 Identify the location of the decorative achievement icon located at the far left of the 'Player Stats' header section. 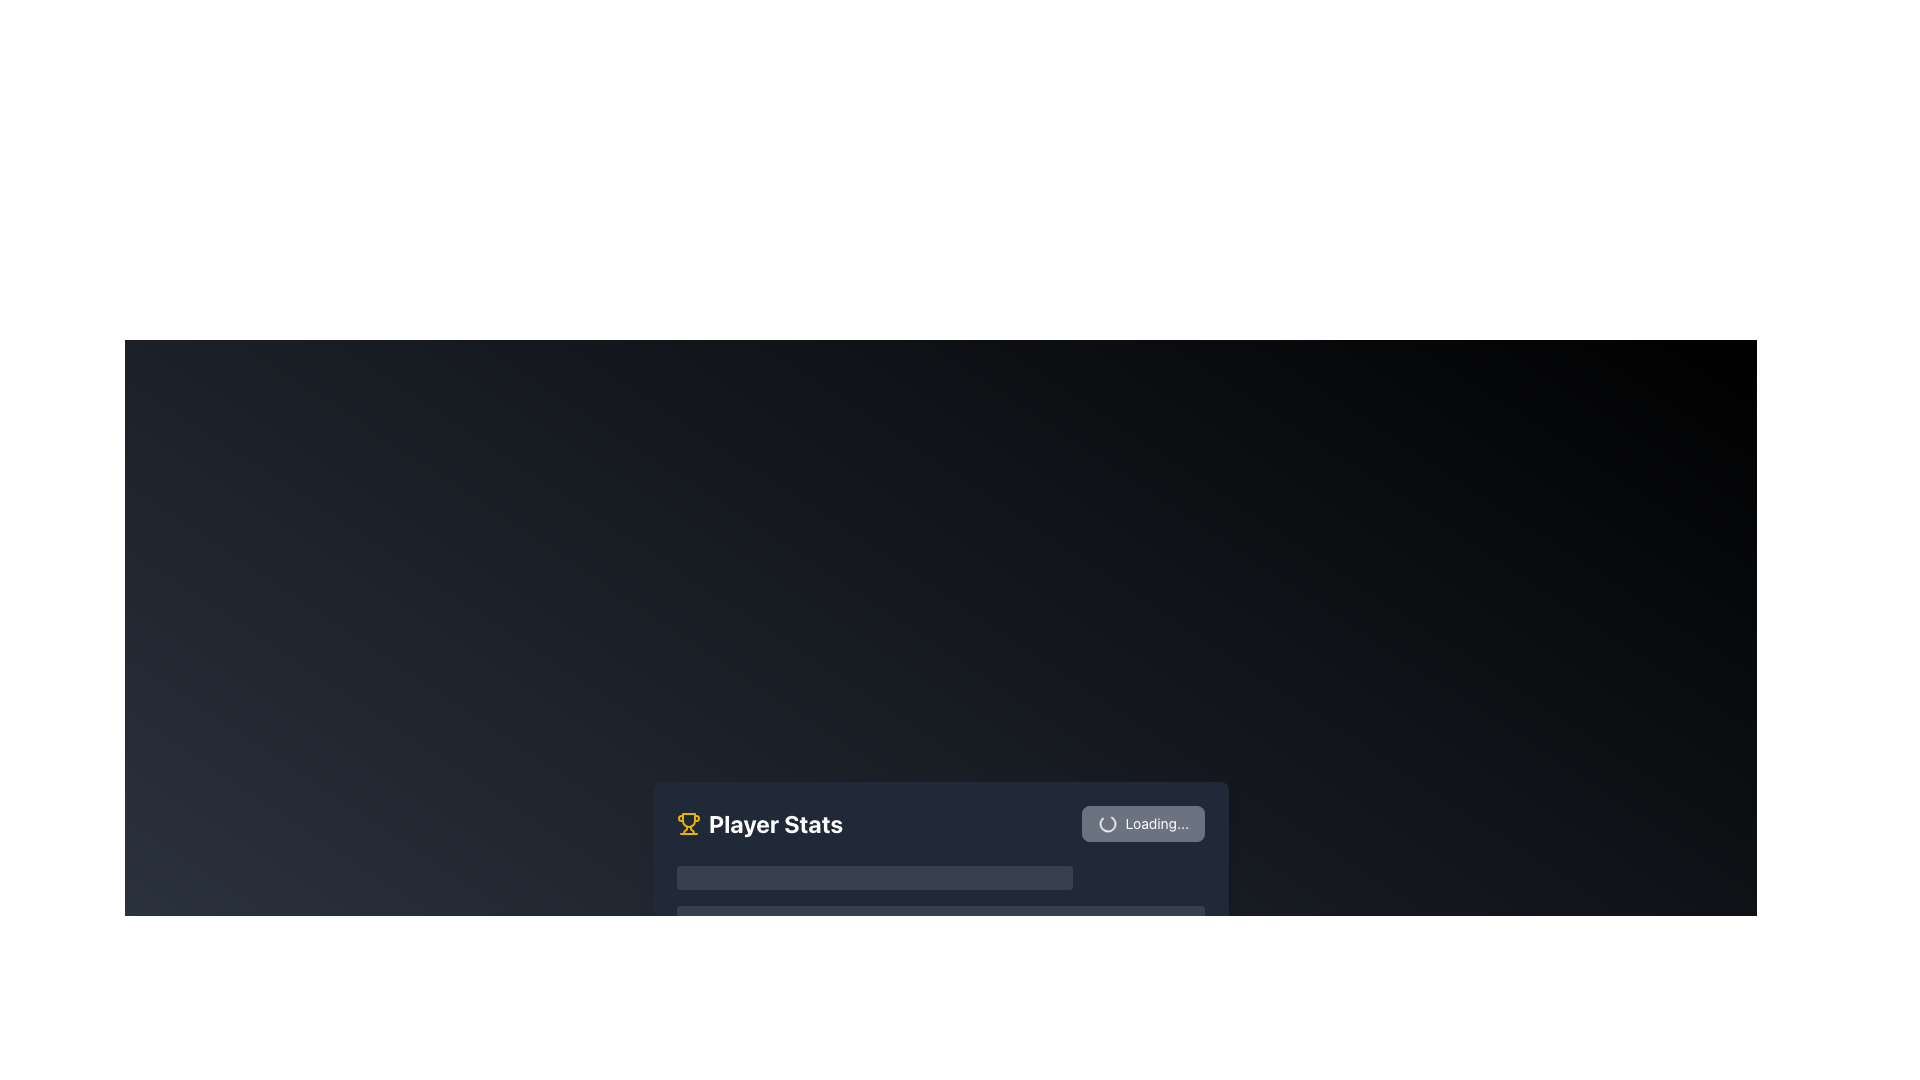
(689, 824).